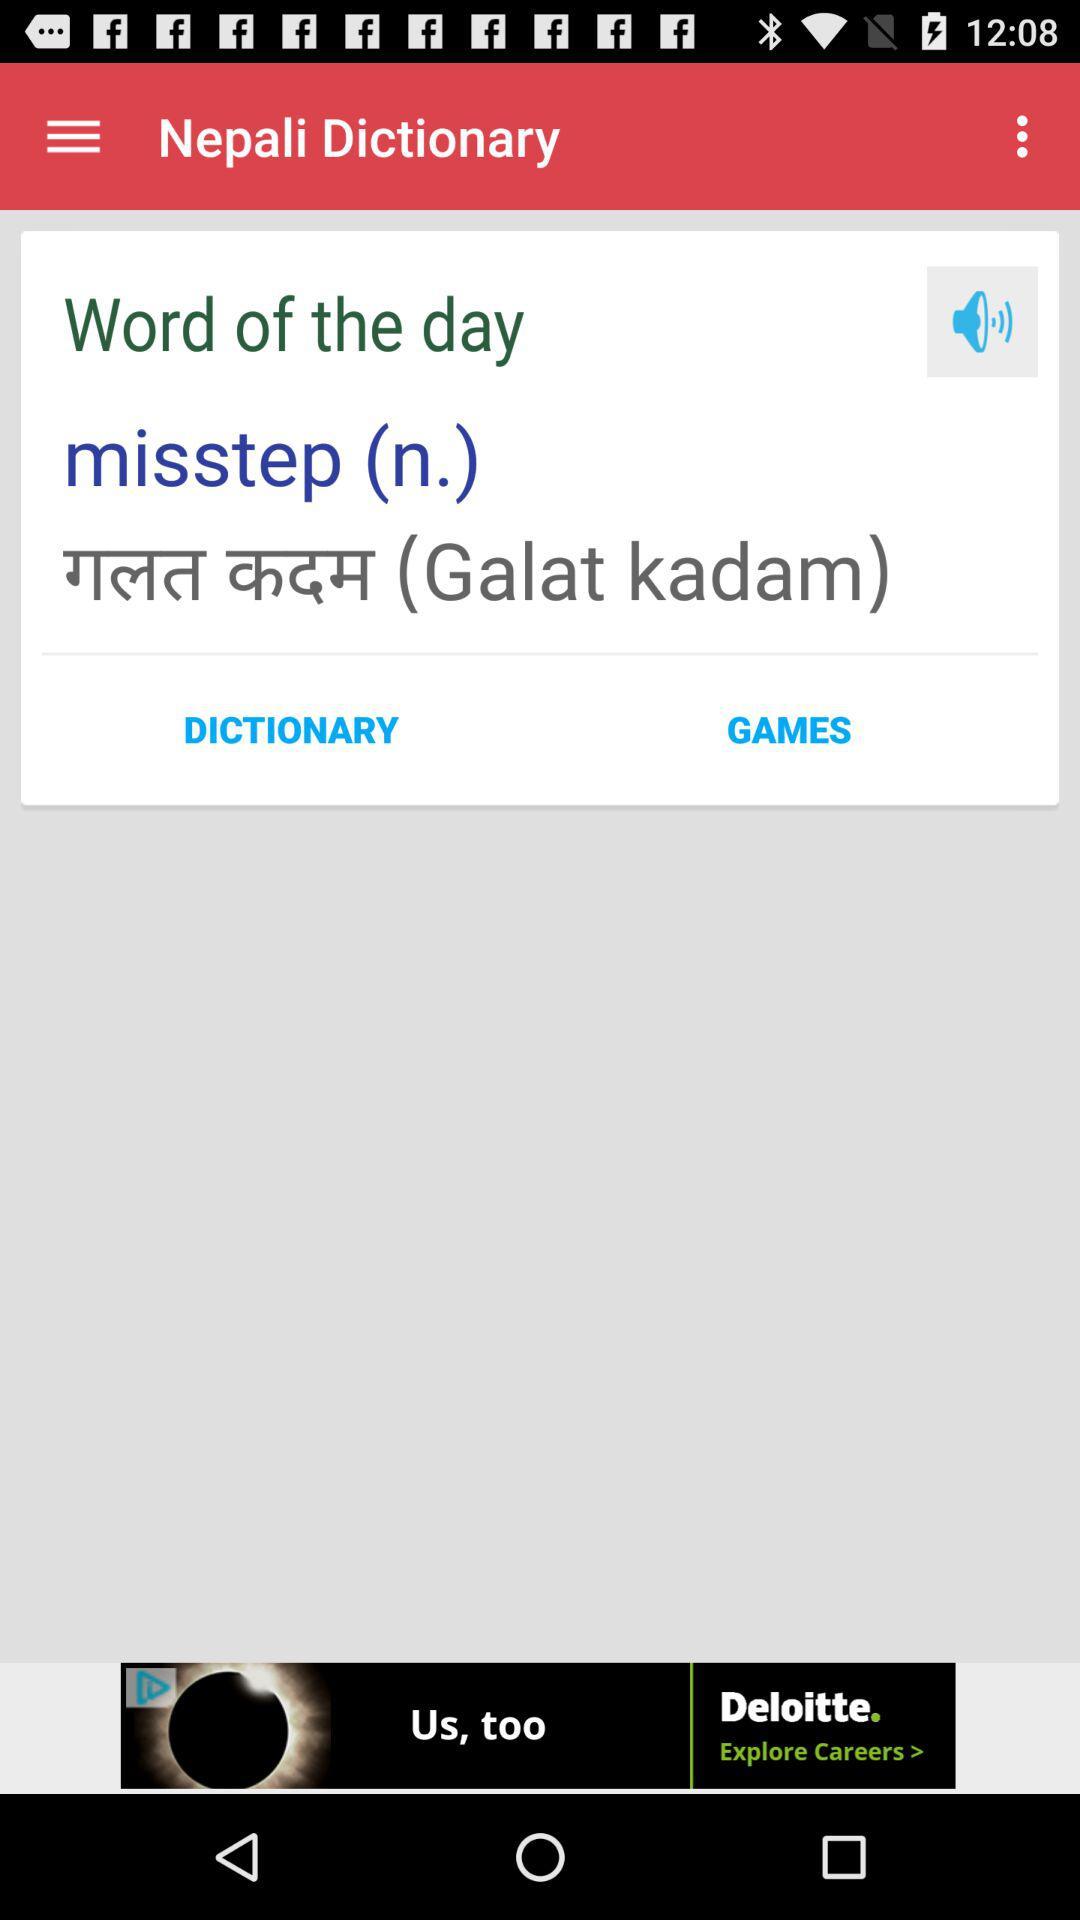  I want to click on show advertisement, so click(540, 1727).